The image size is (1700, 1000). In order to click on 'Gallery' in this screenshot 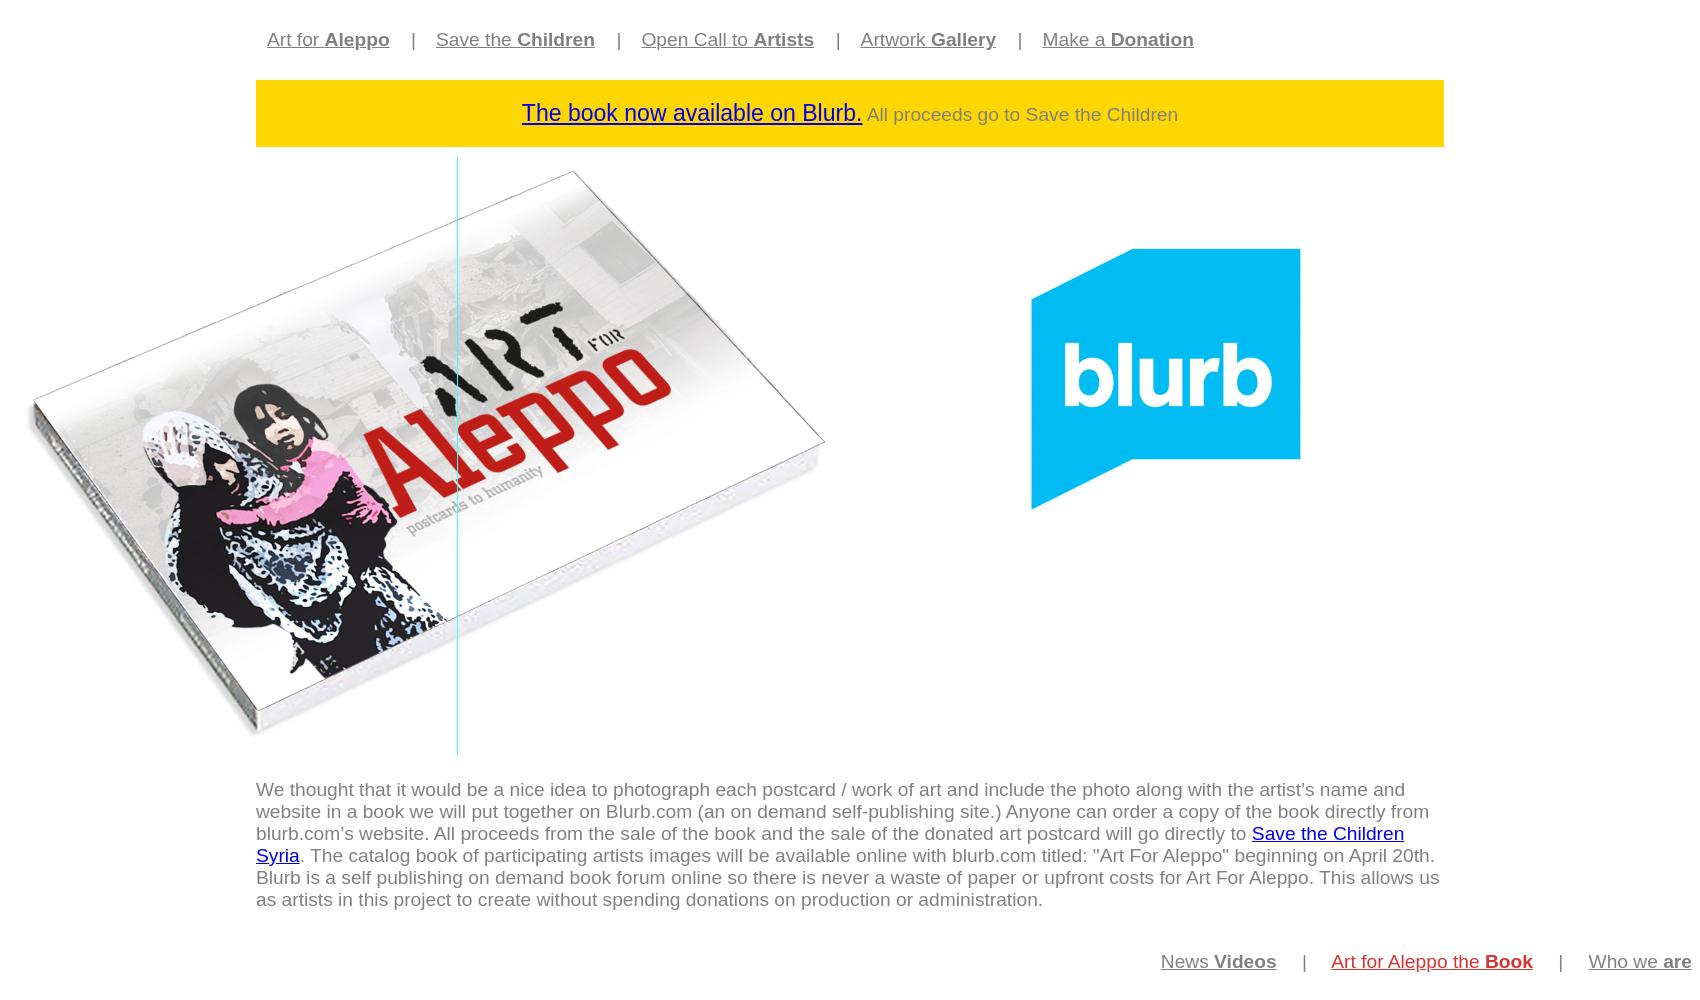, I will do `click(962, 39)`.